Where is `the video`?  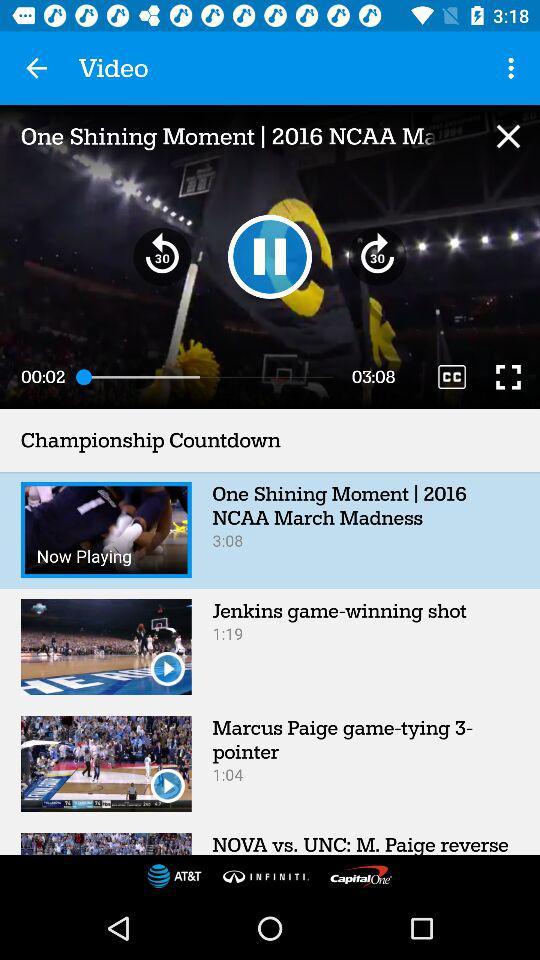 the video is located at coordinates (508, 135).